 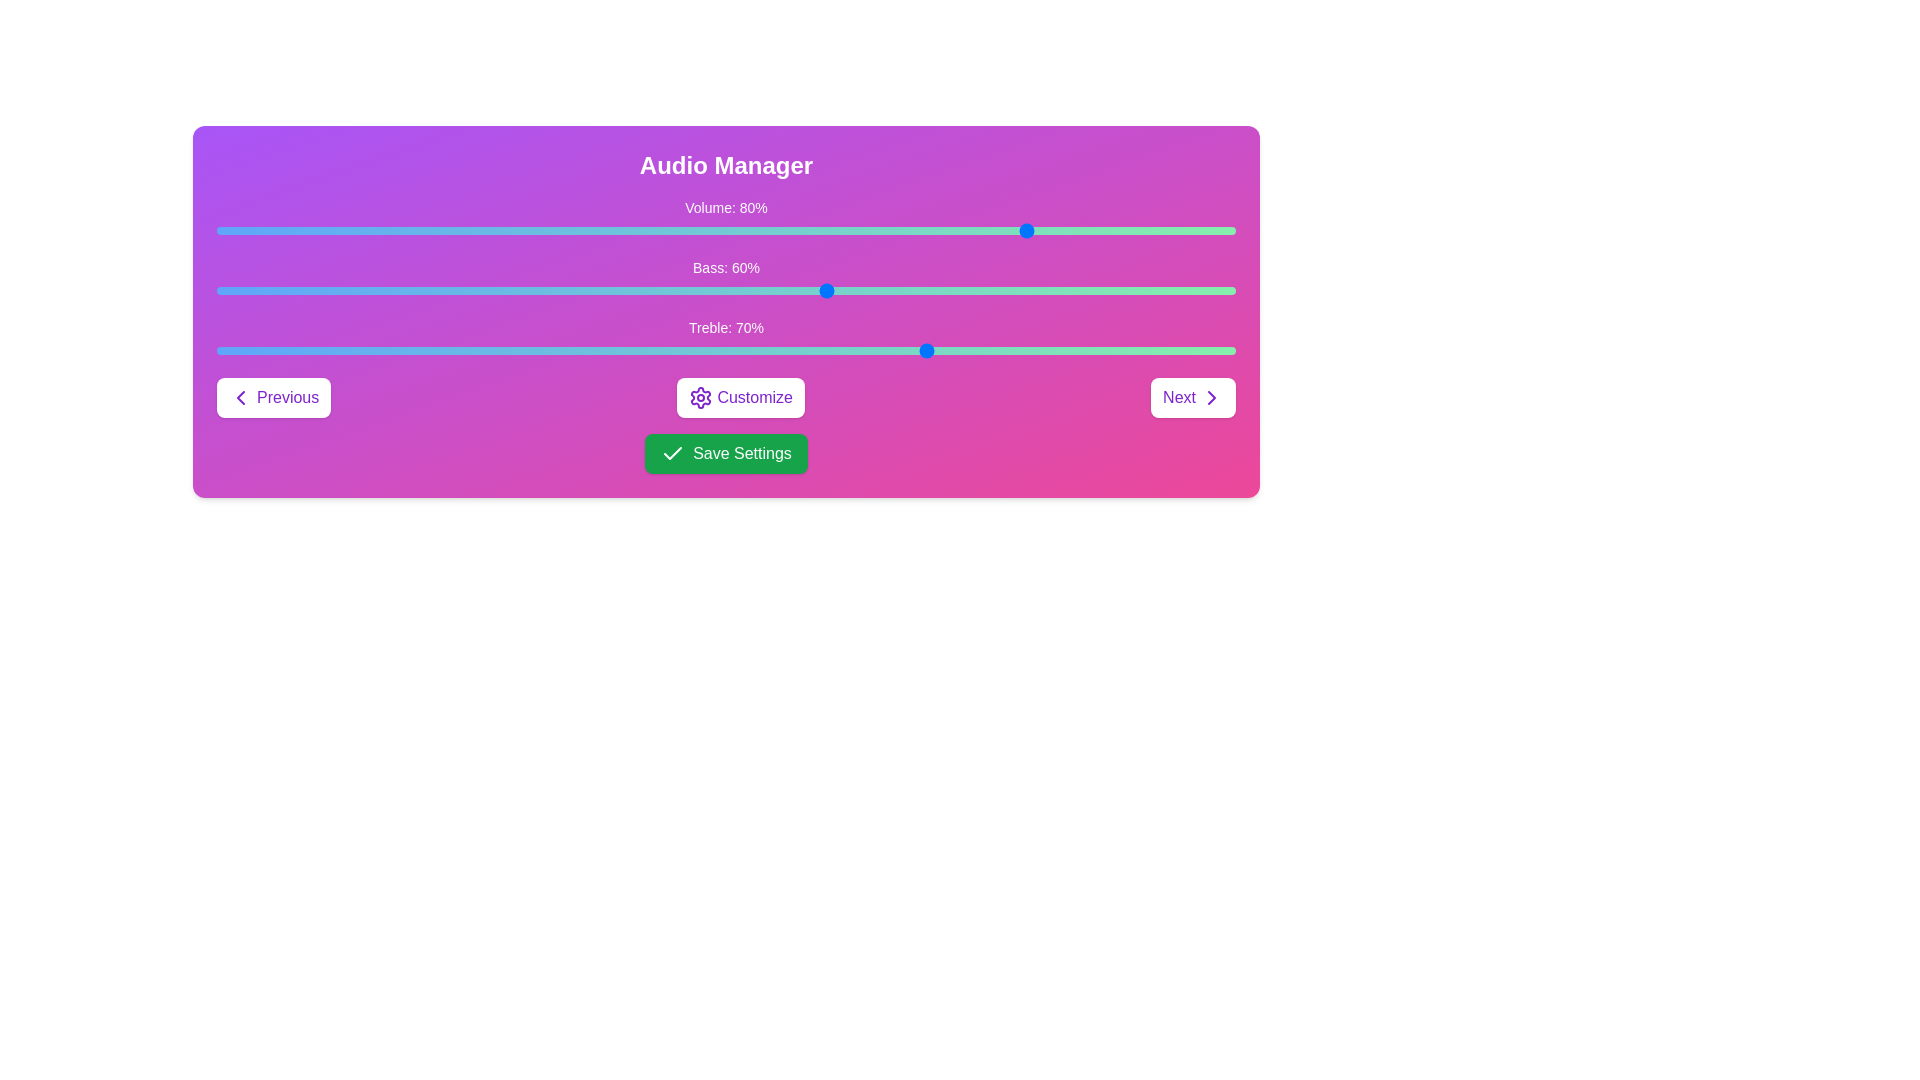 What do you see at coordinates (1123, 350) in the screenshot?
I see `treble` at bounding box center [1123, 350].